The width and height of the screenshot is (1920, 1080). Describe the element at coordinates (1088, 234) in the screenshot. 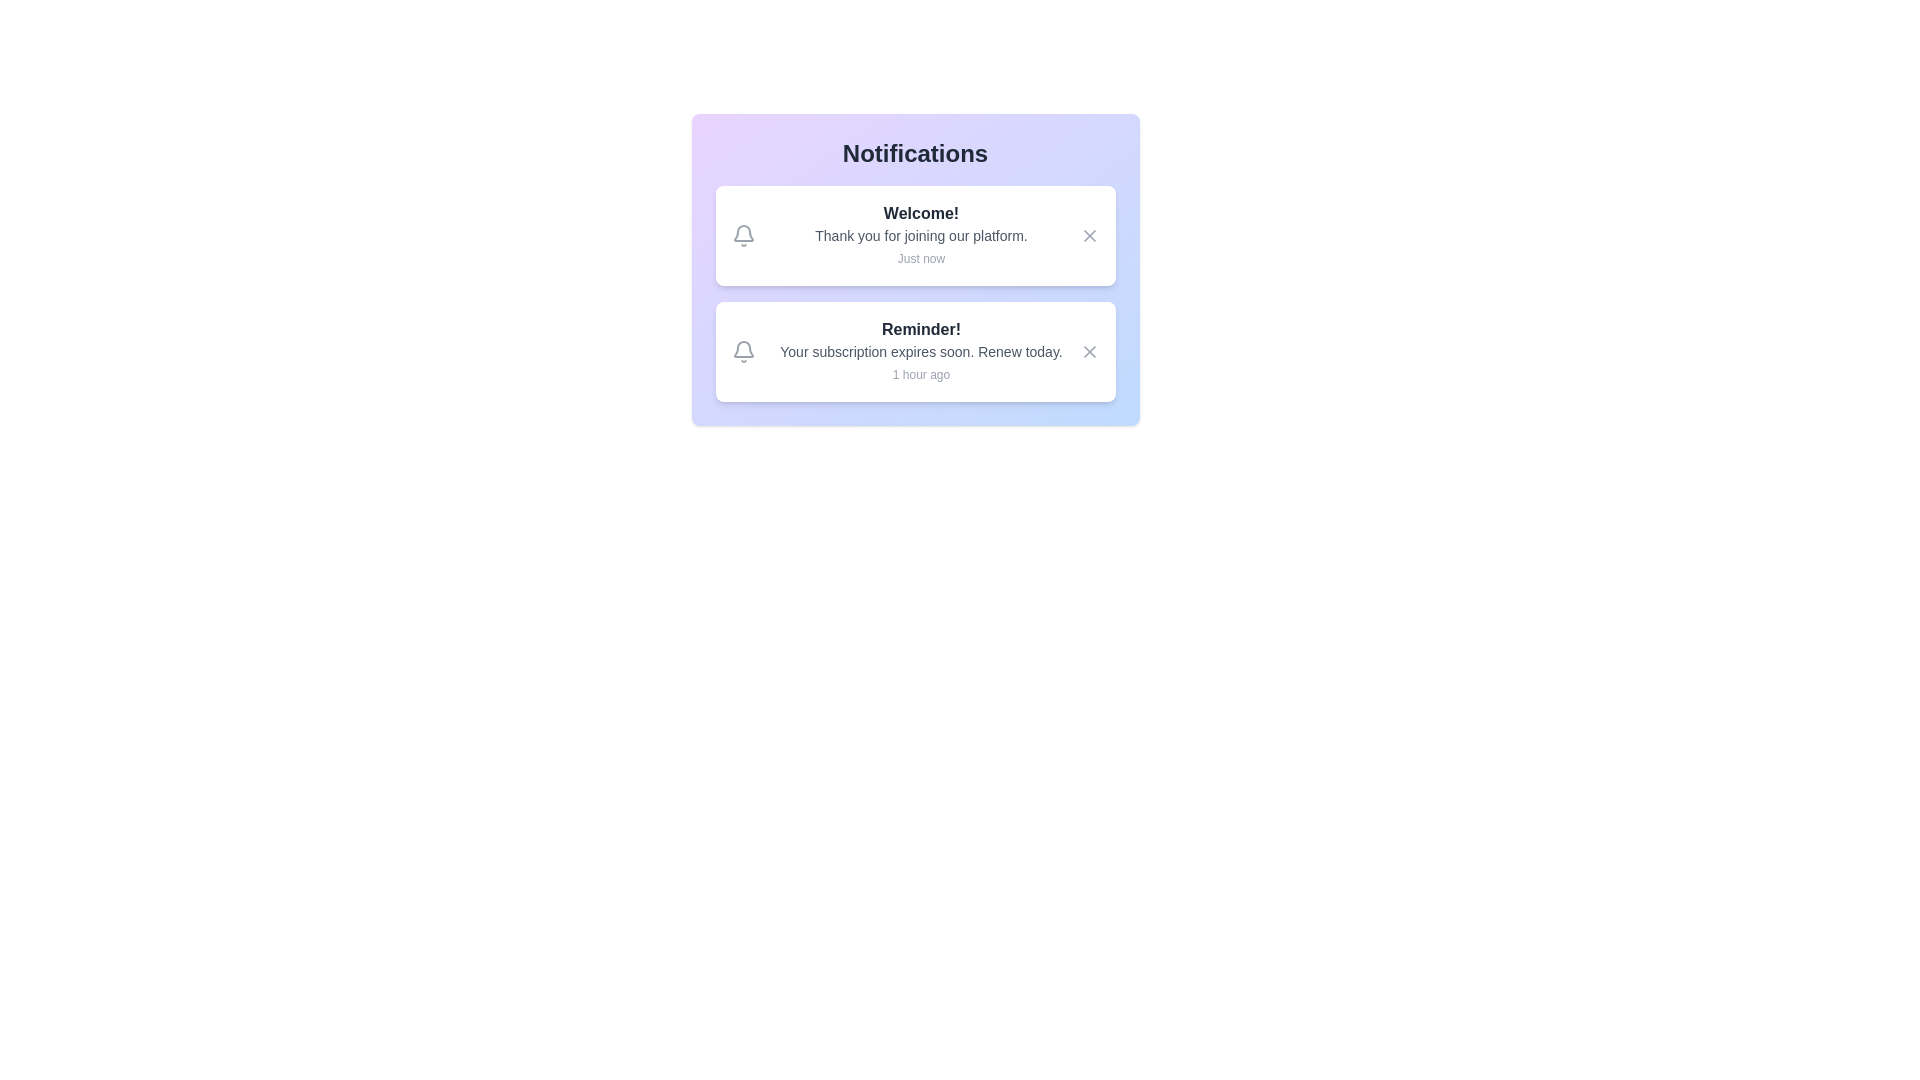

I see `close button next to the notification titled 'Welcome!' to remove it` at that location.